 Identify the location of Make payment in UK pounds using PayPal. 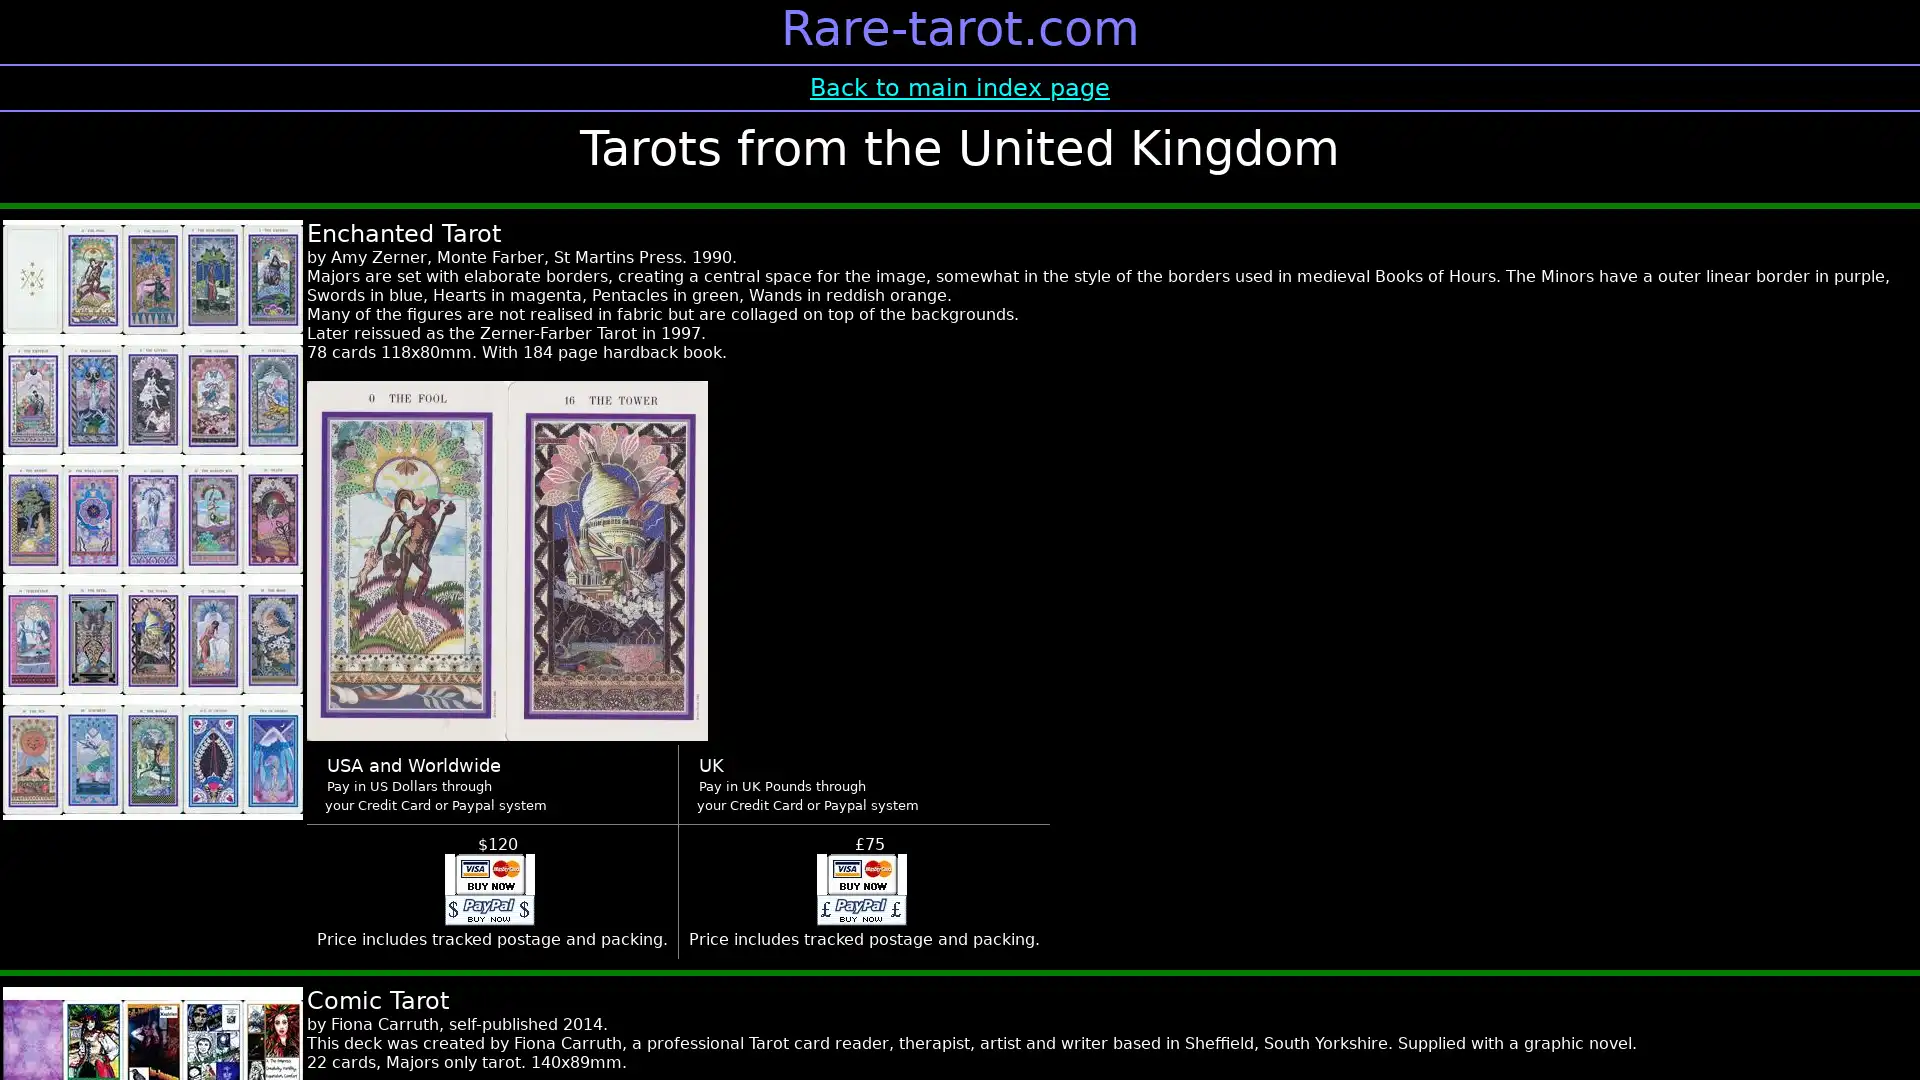
(860, 889).